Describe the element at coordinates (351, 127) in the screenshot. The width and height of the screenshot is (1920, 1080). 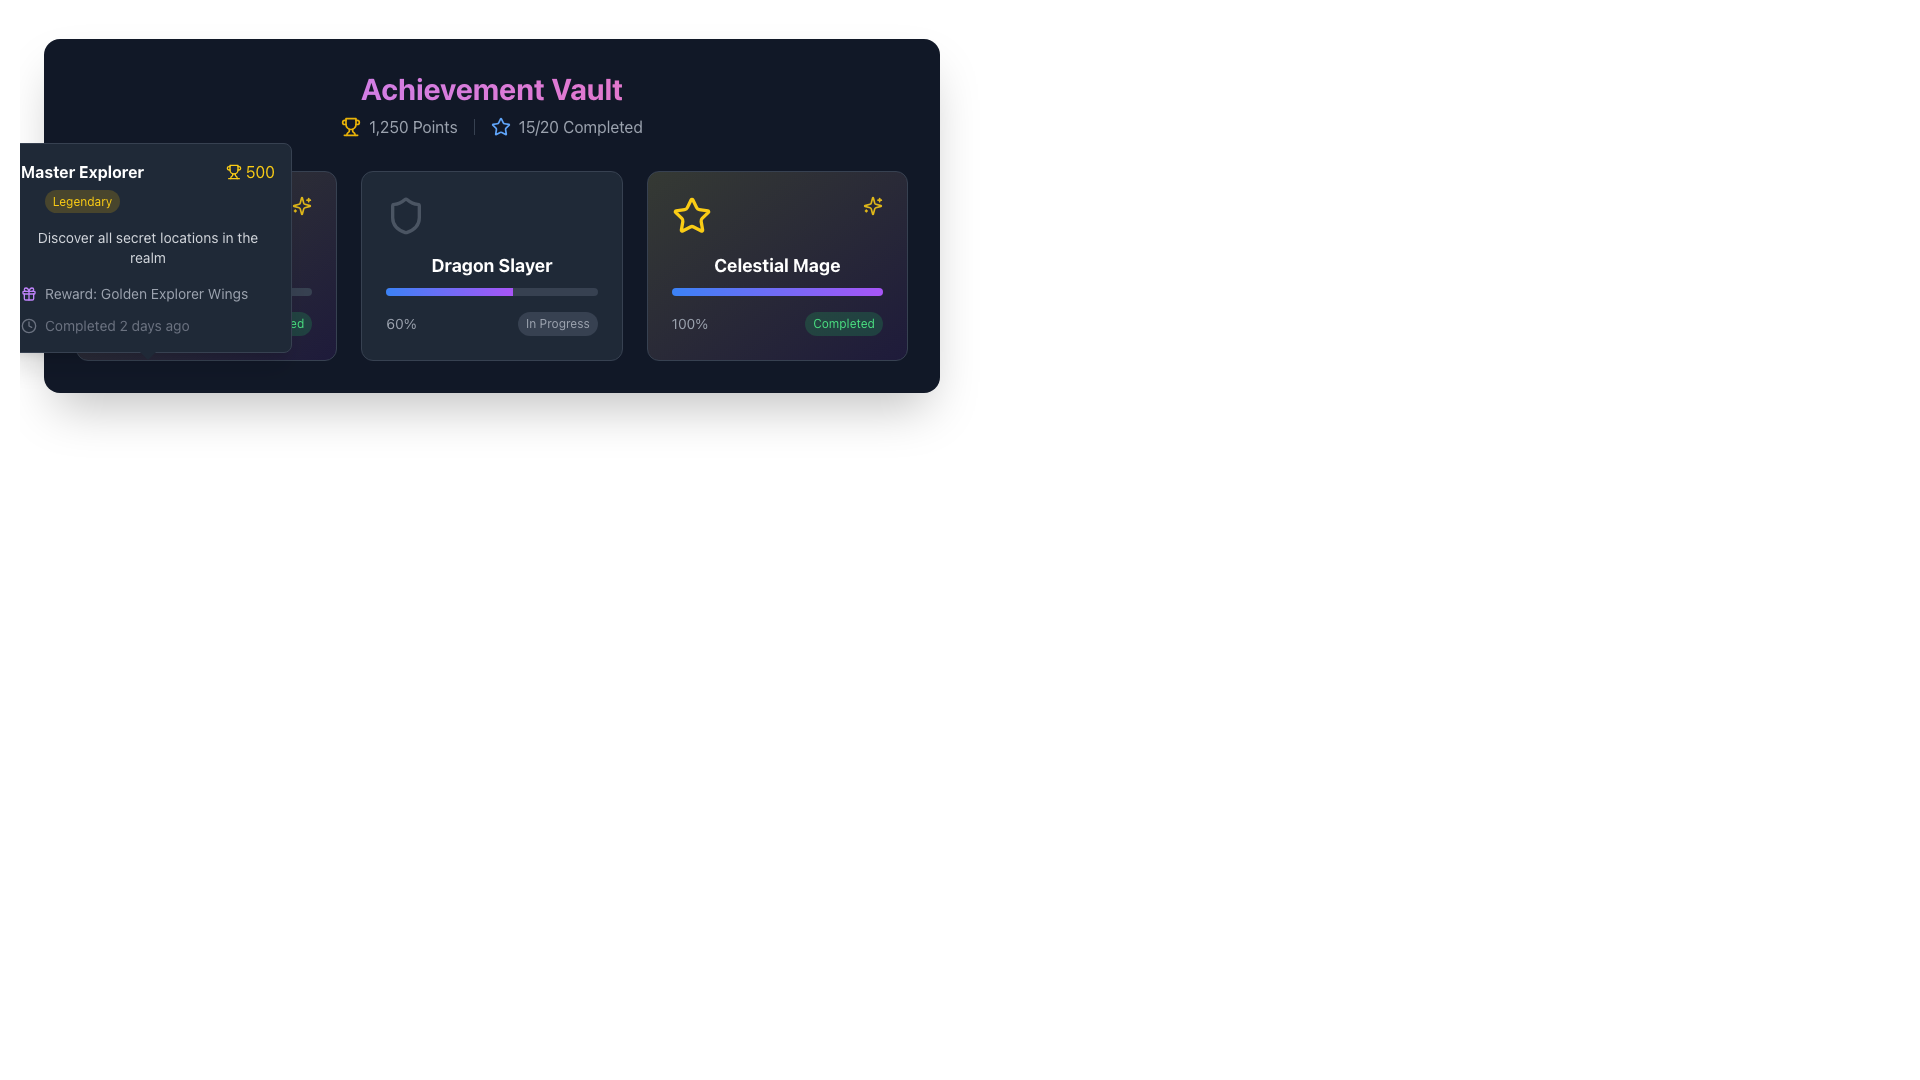
I see `the achievement icon located to the left of the '1,250 Points' text at the top center of the interface` at that location.